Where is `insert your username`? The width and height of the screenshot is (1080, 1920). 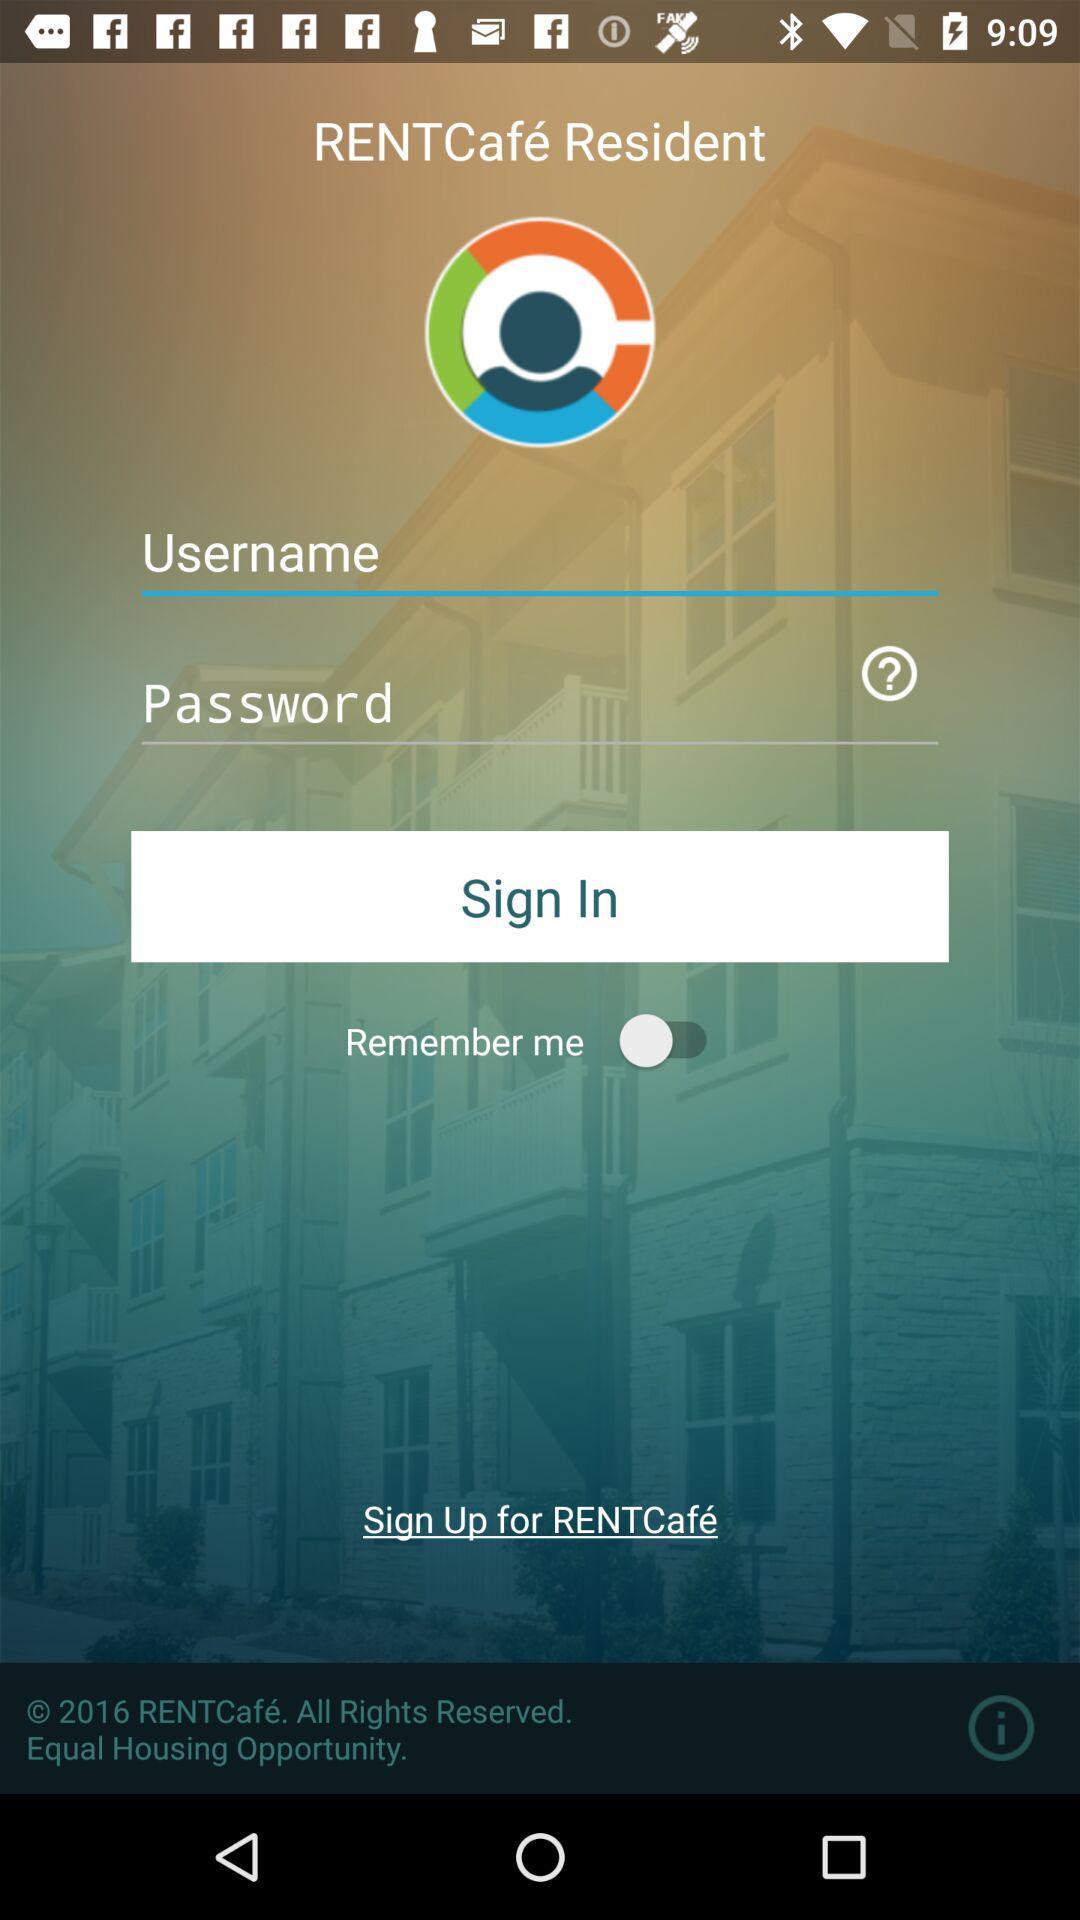 insert your username is located at coordinates (540, 552).